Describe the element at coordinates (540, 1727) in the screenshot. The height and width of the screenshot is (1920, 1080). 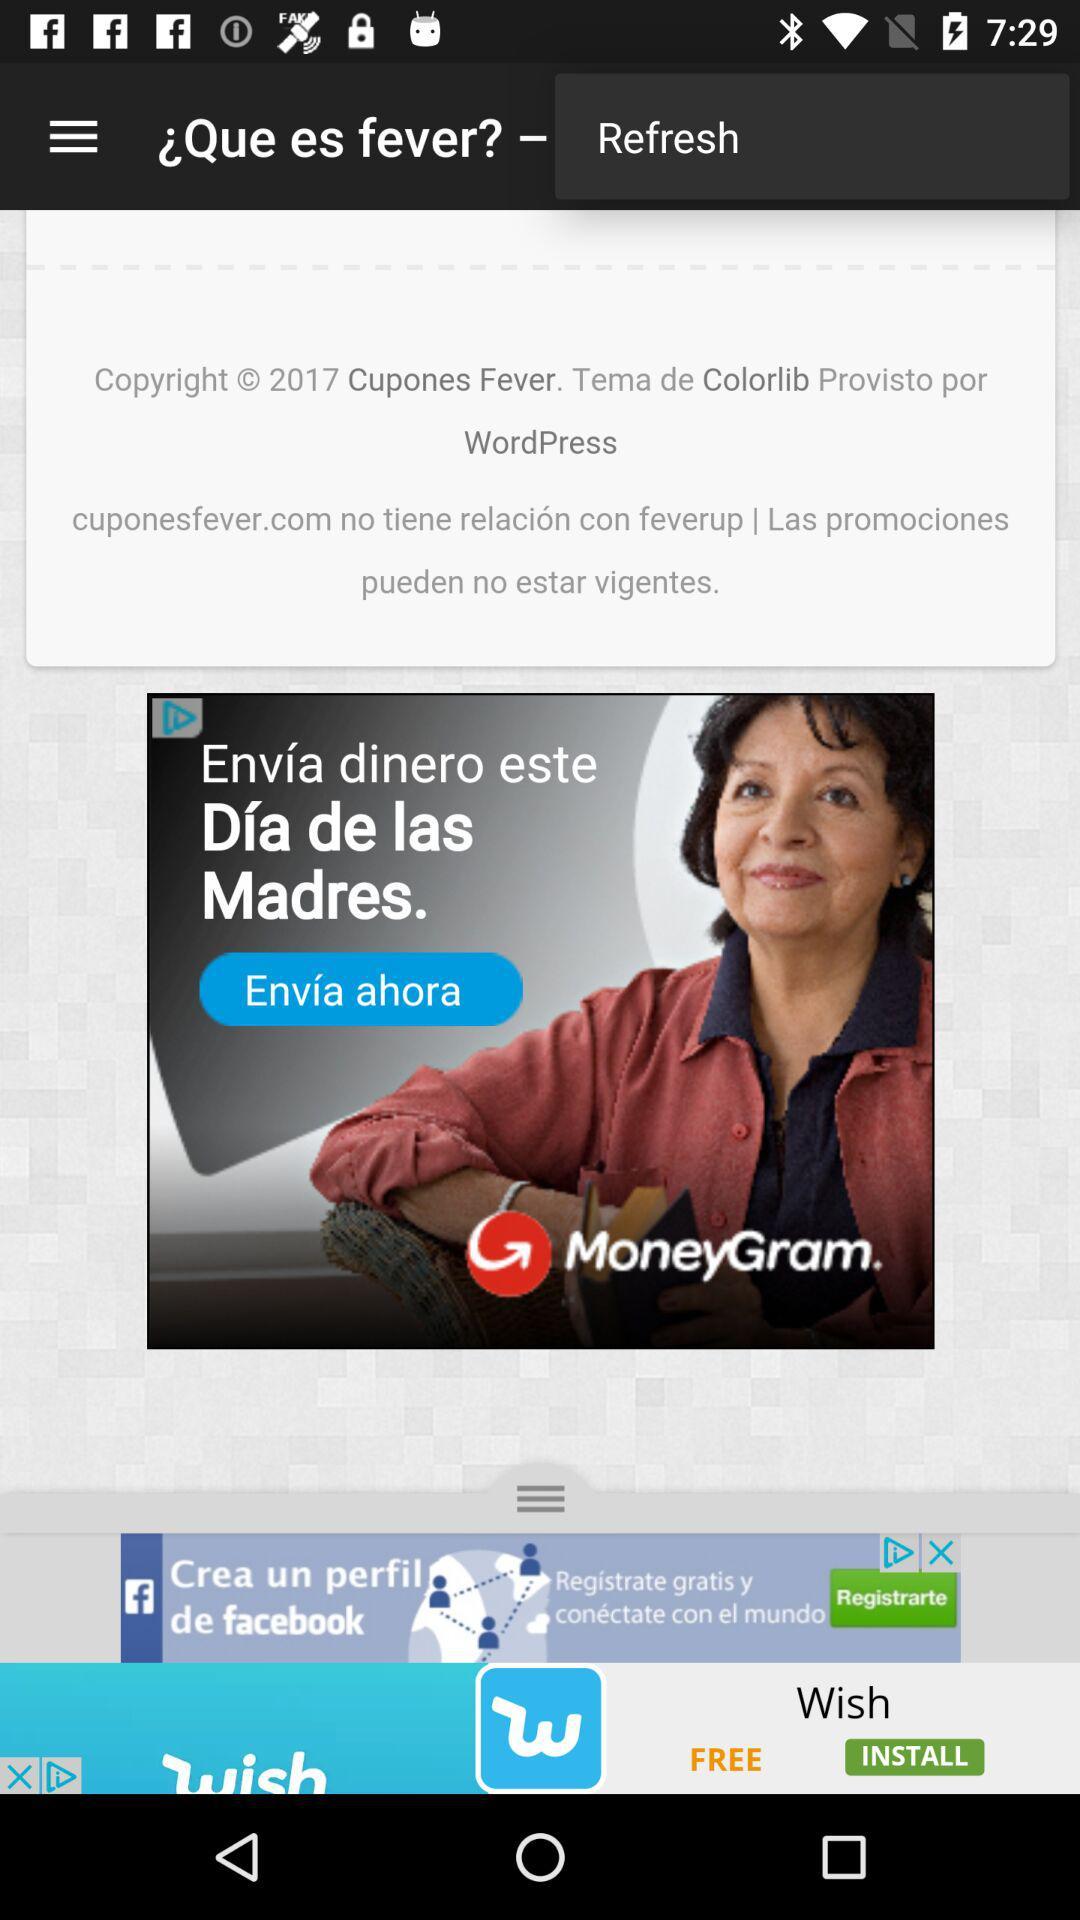
I see `visit advertiser website` at that location.